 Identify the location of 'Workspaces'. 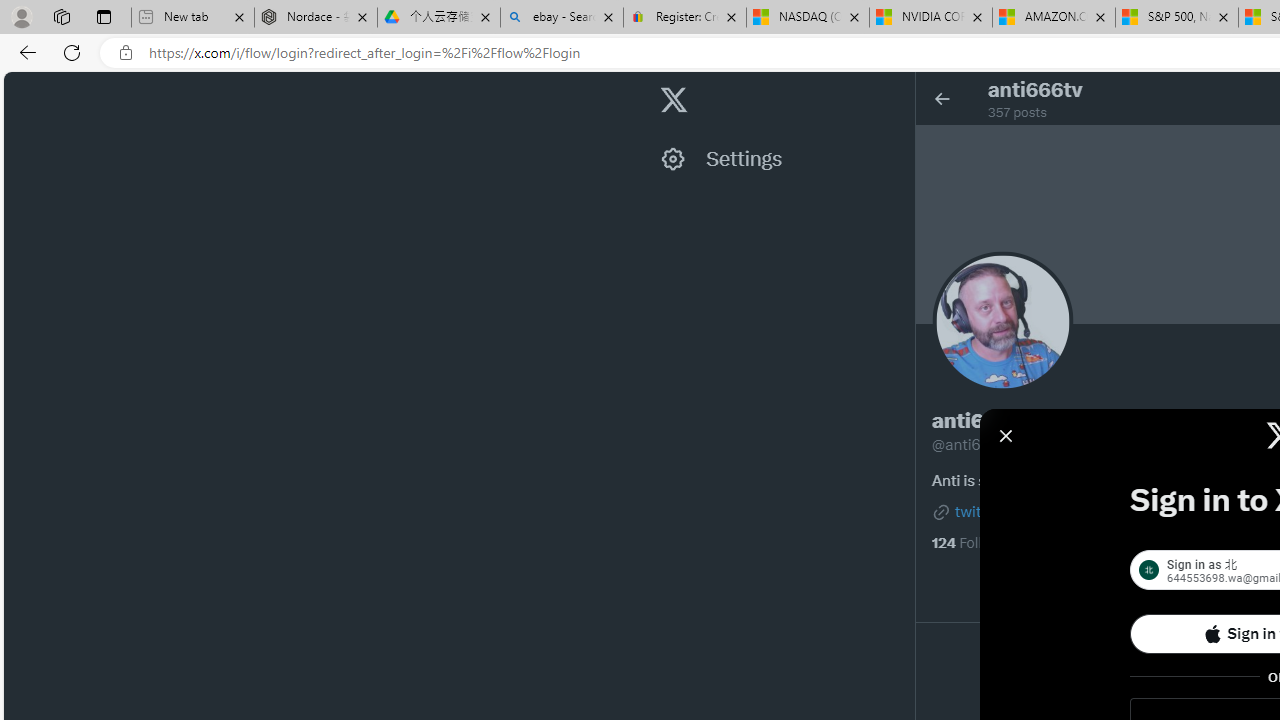
(61, 16).